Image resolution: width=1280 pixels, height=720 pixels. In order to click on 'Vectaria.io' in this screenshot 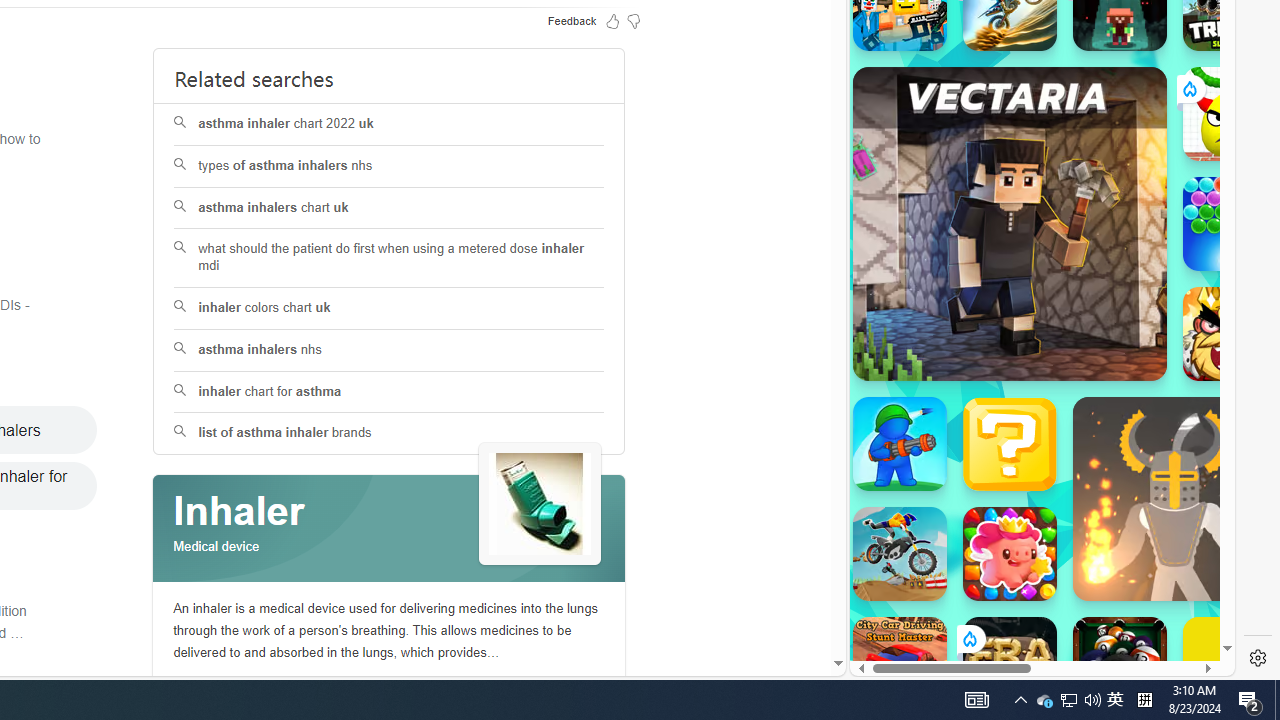, I will do `click(1009, 223)`.